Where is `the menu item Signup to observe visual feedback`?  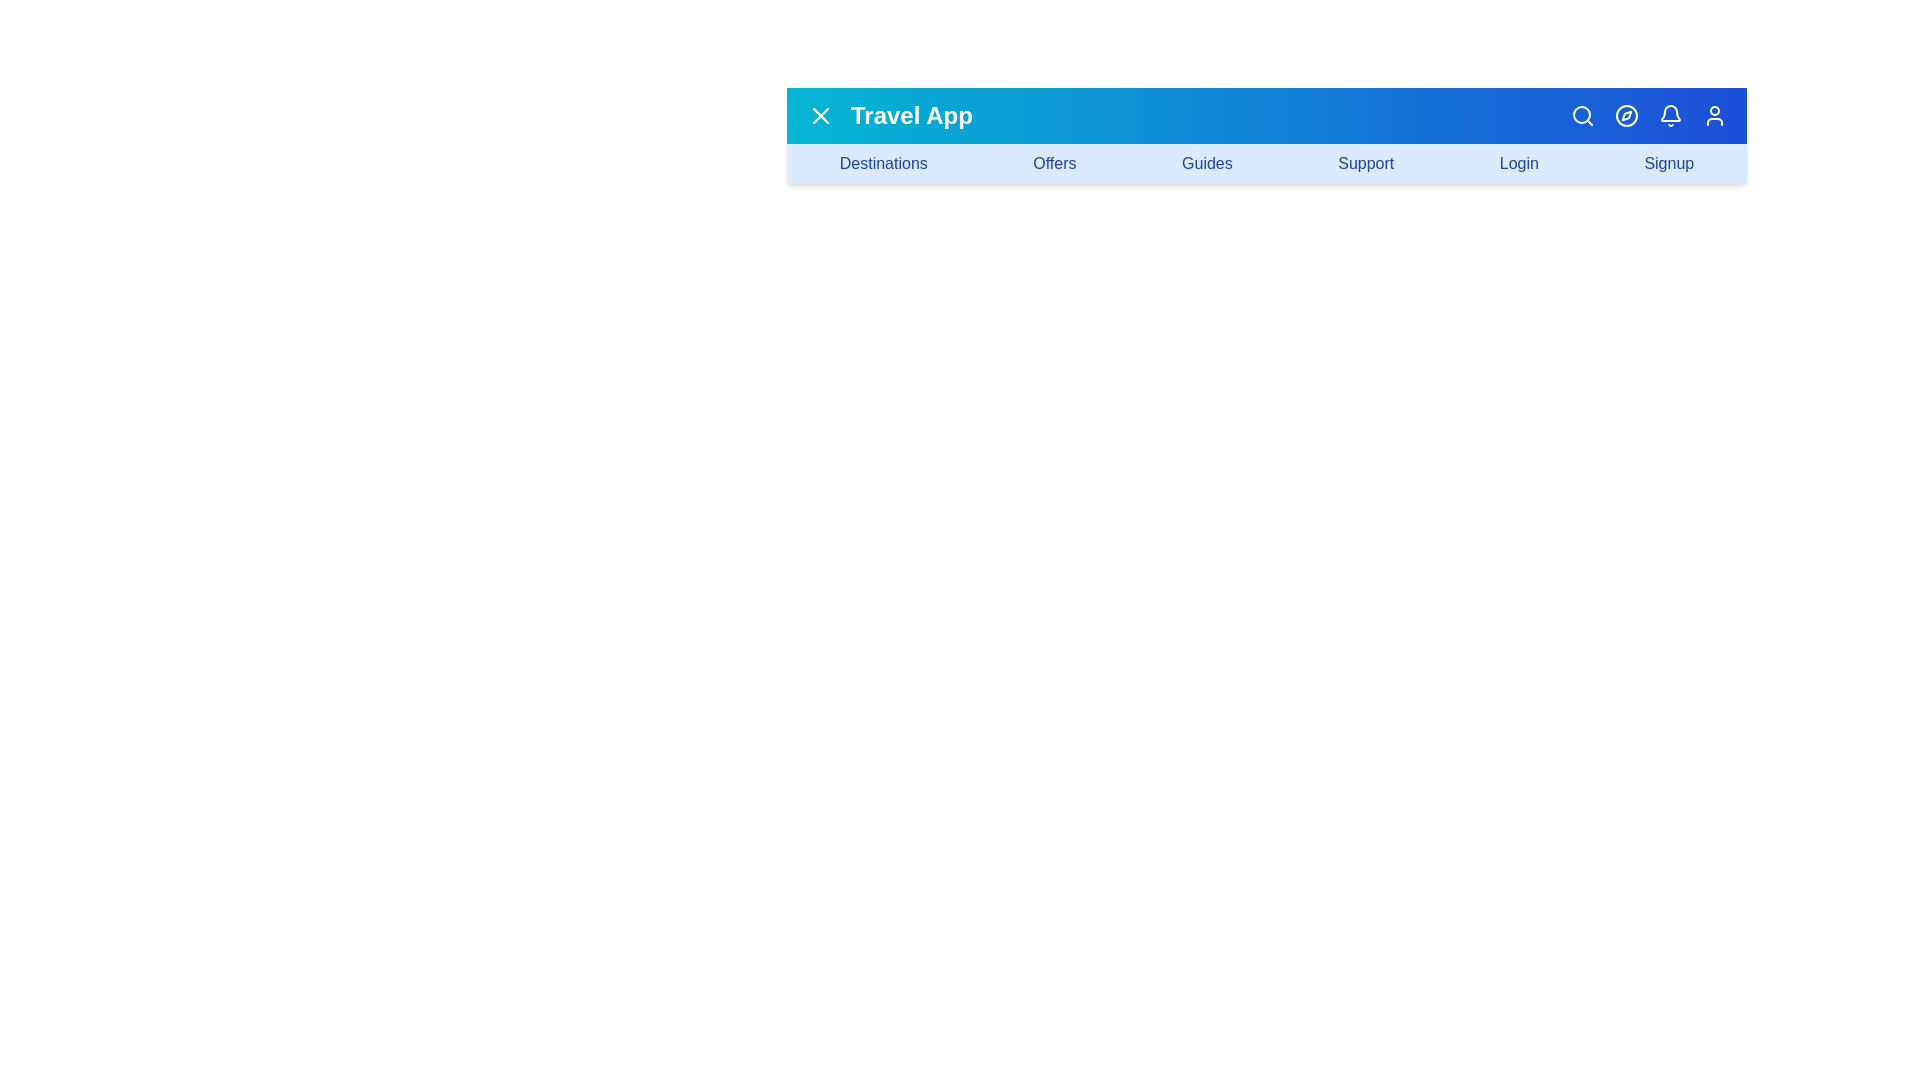
the menu item Signup to observe visual feedback is located at coordinates (1669, 163).